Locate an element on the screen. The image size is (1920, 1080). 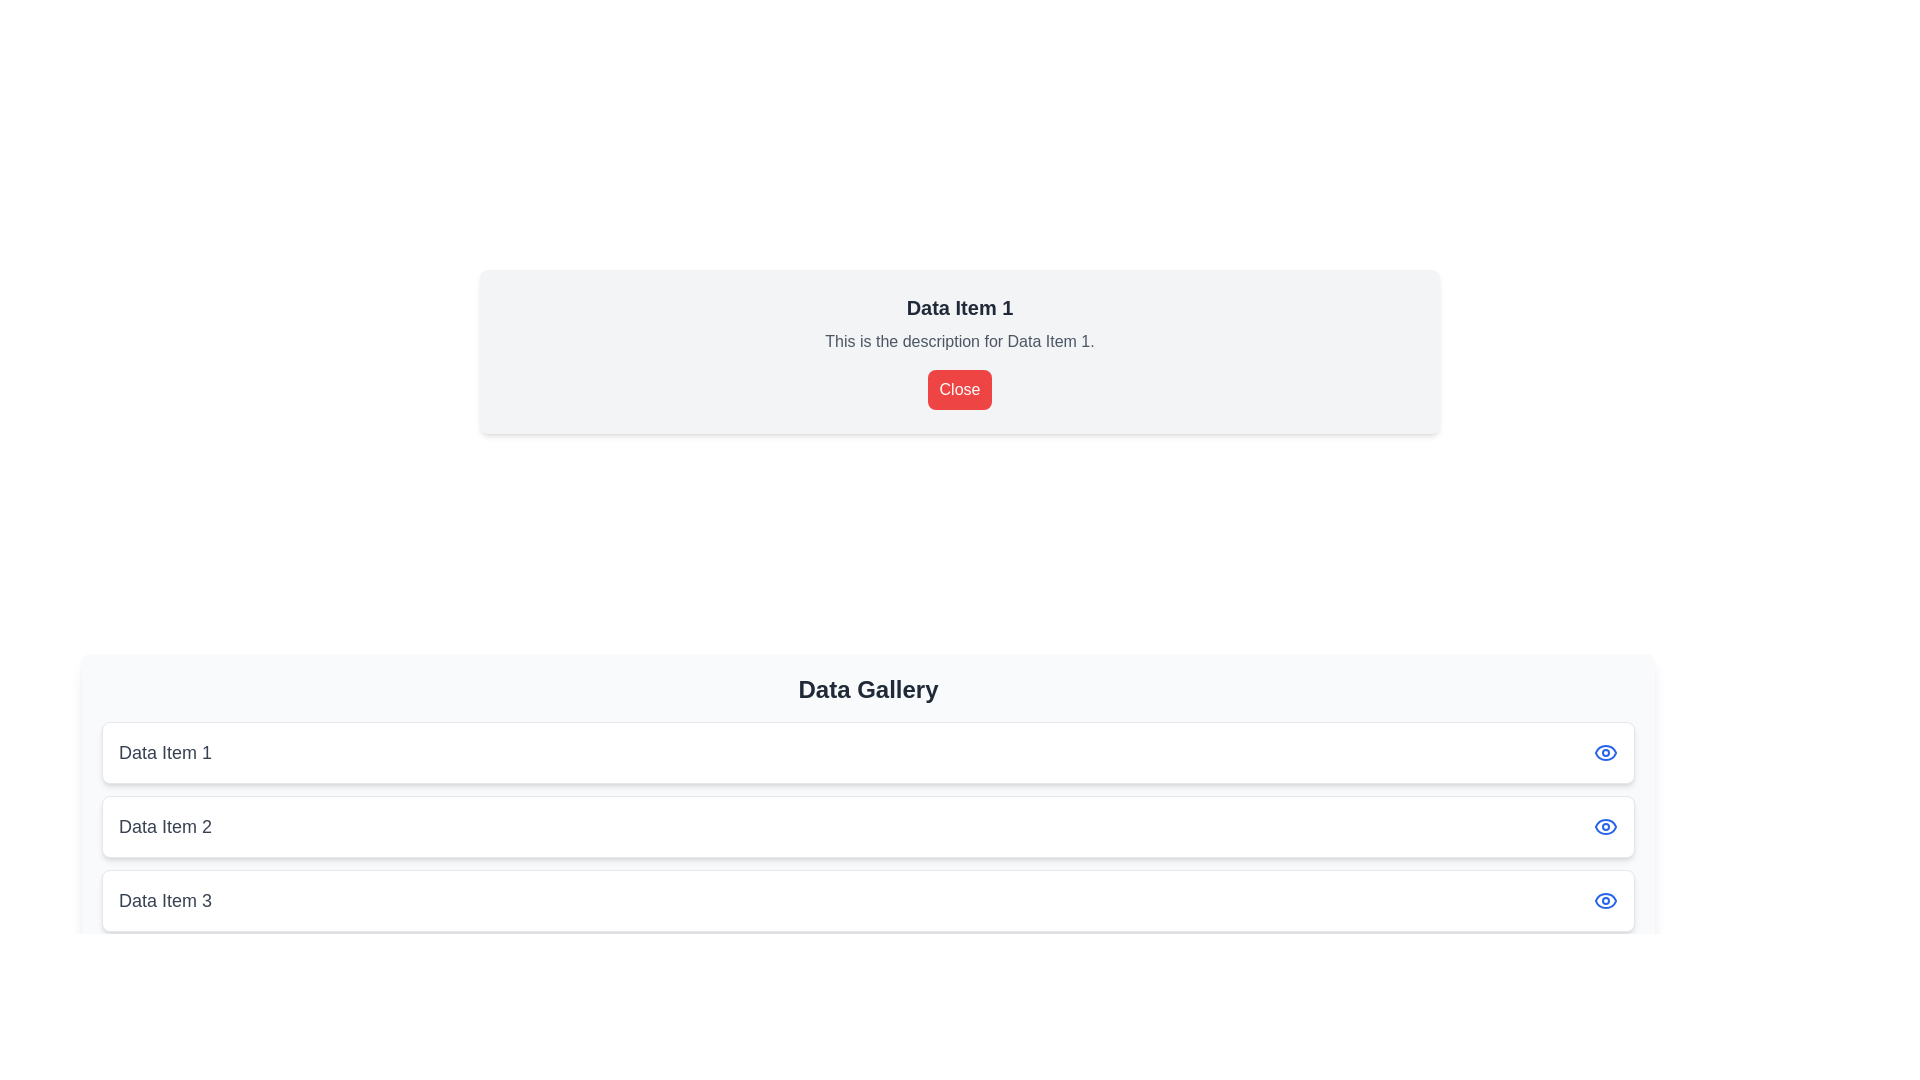
the blue eye icon located to the right of the text label 'Data Item 3' is located at coordinates (1606, 901).